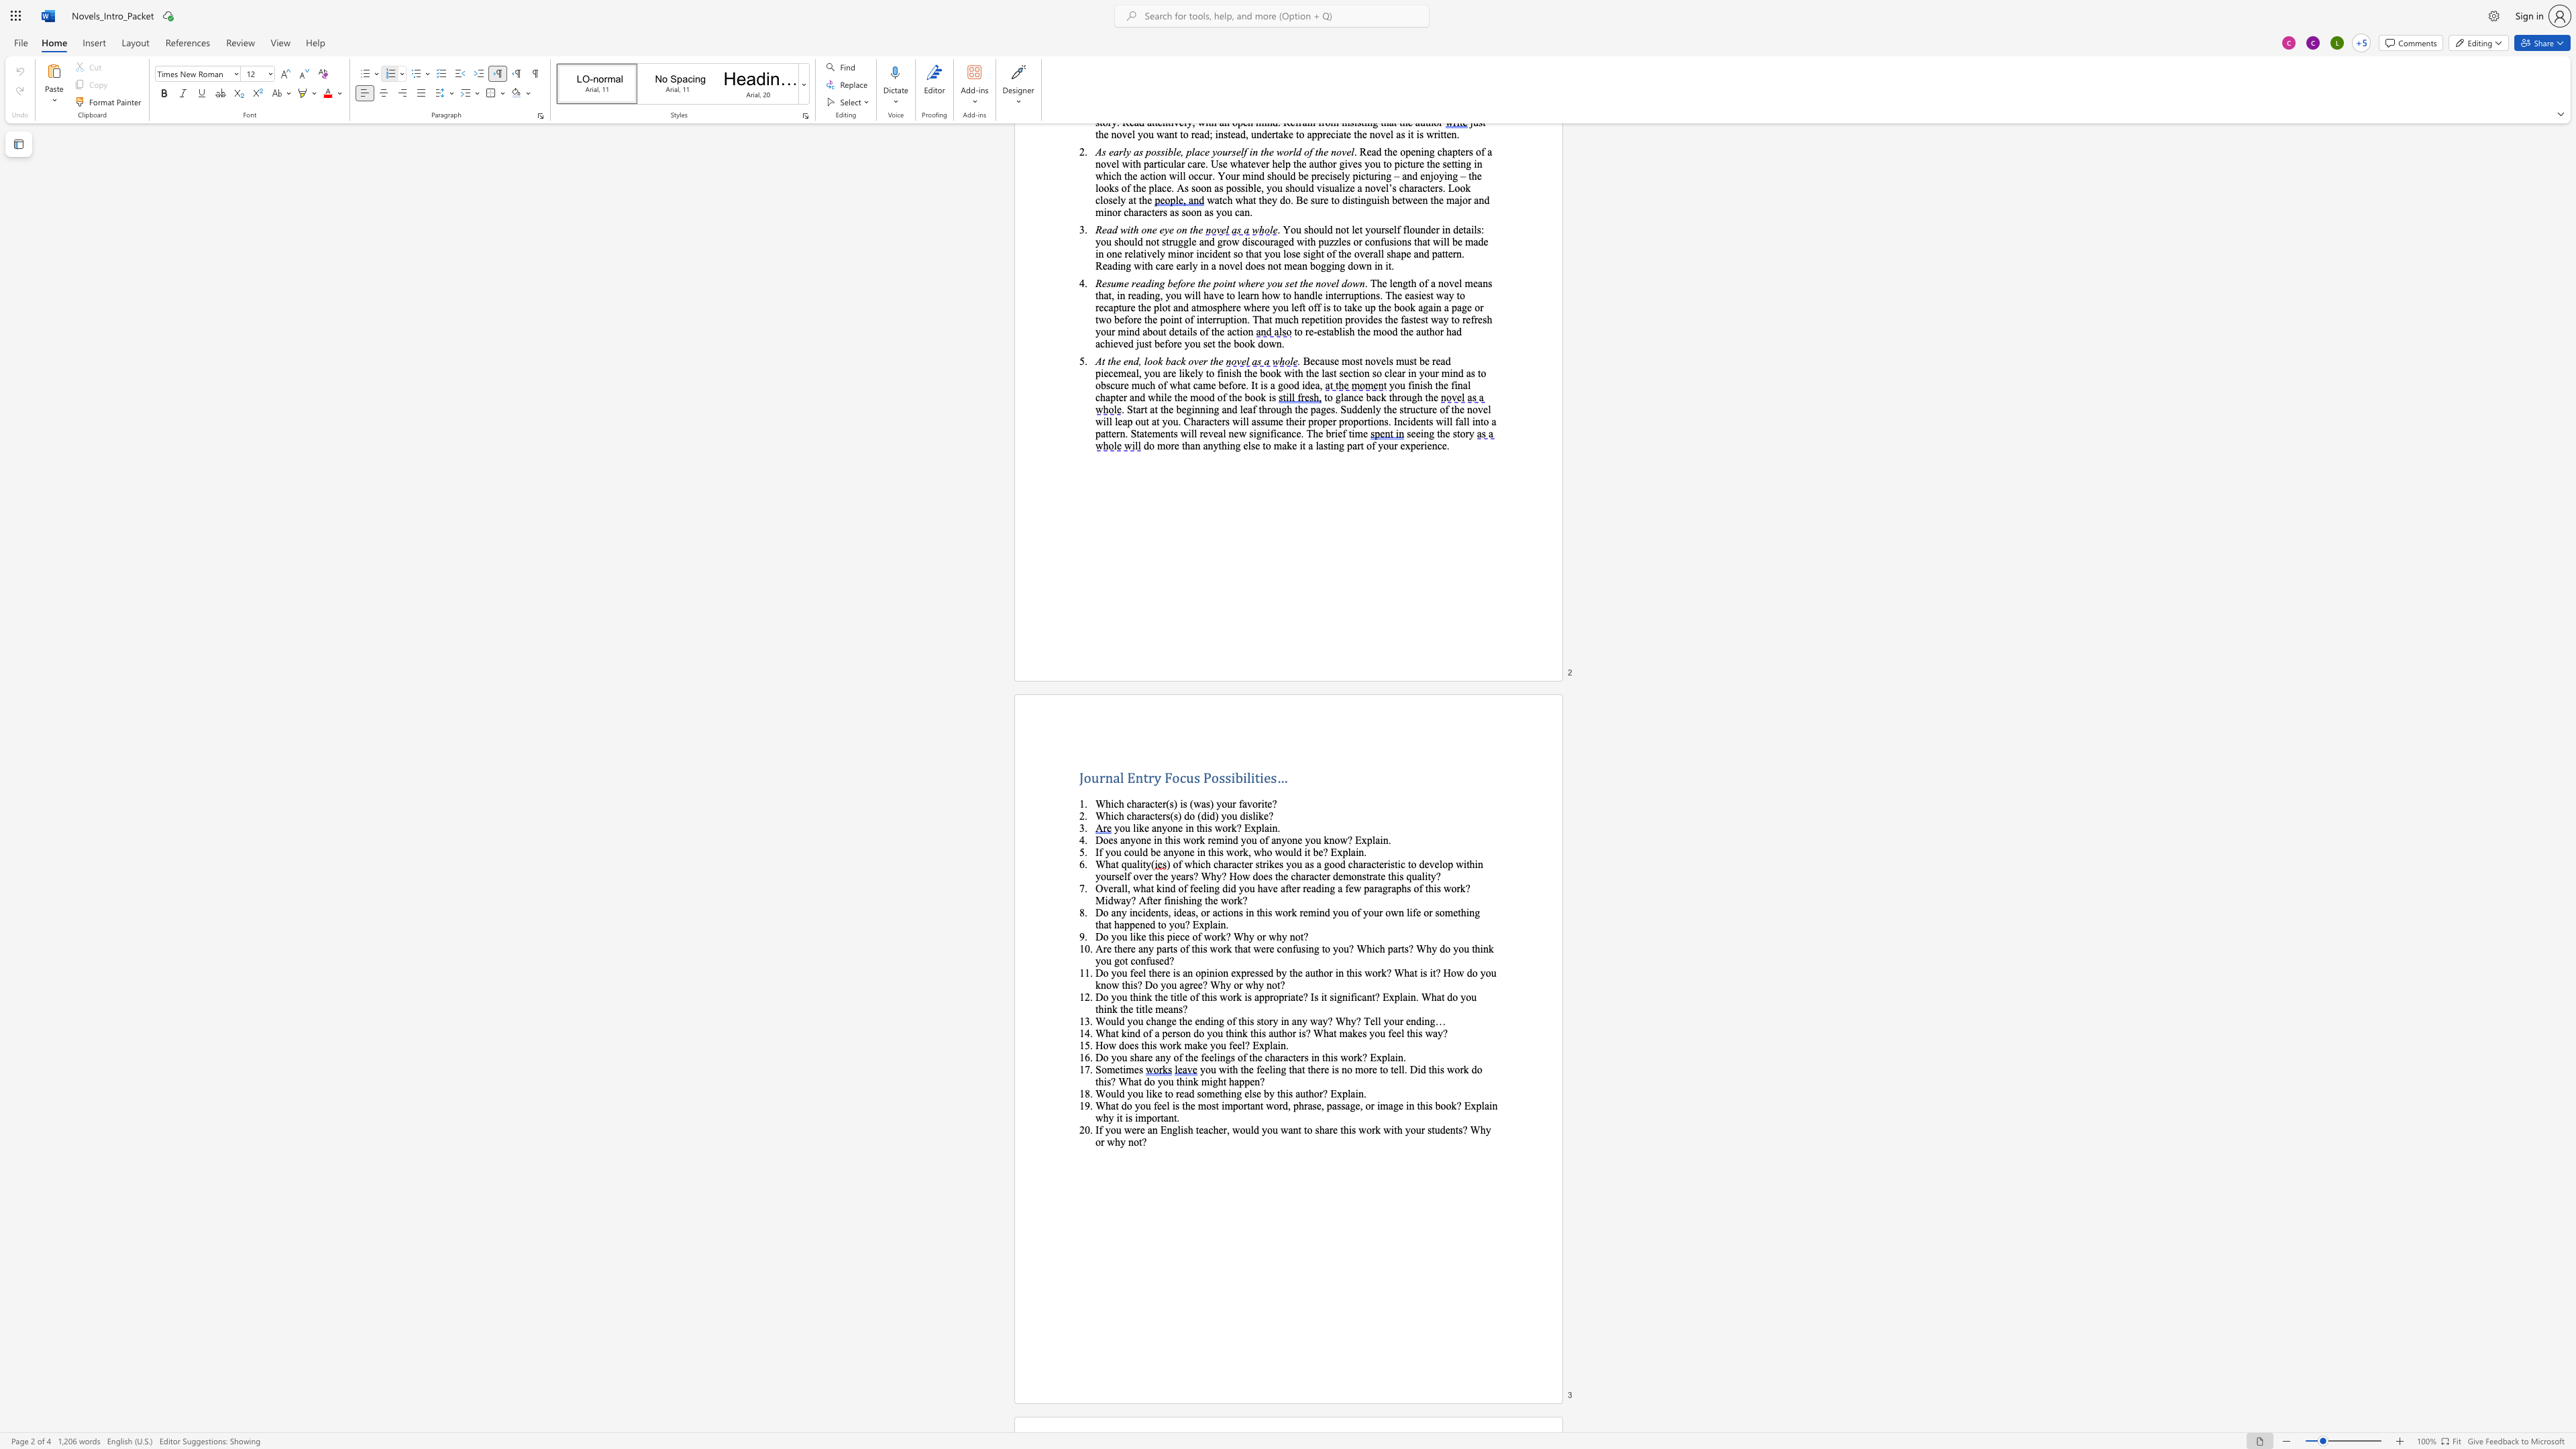 The image size is (2576, 1449). I want to click on the 1th character "i" in the text, so click(1124, 1069).